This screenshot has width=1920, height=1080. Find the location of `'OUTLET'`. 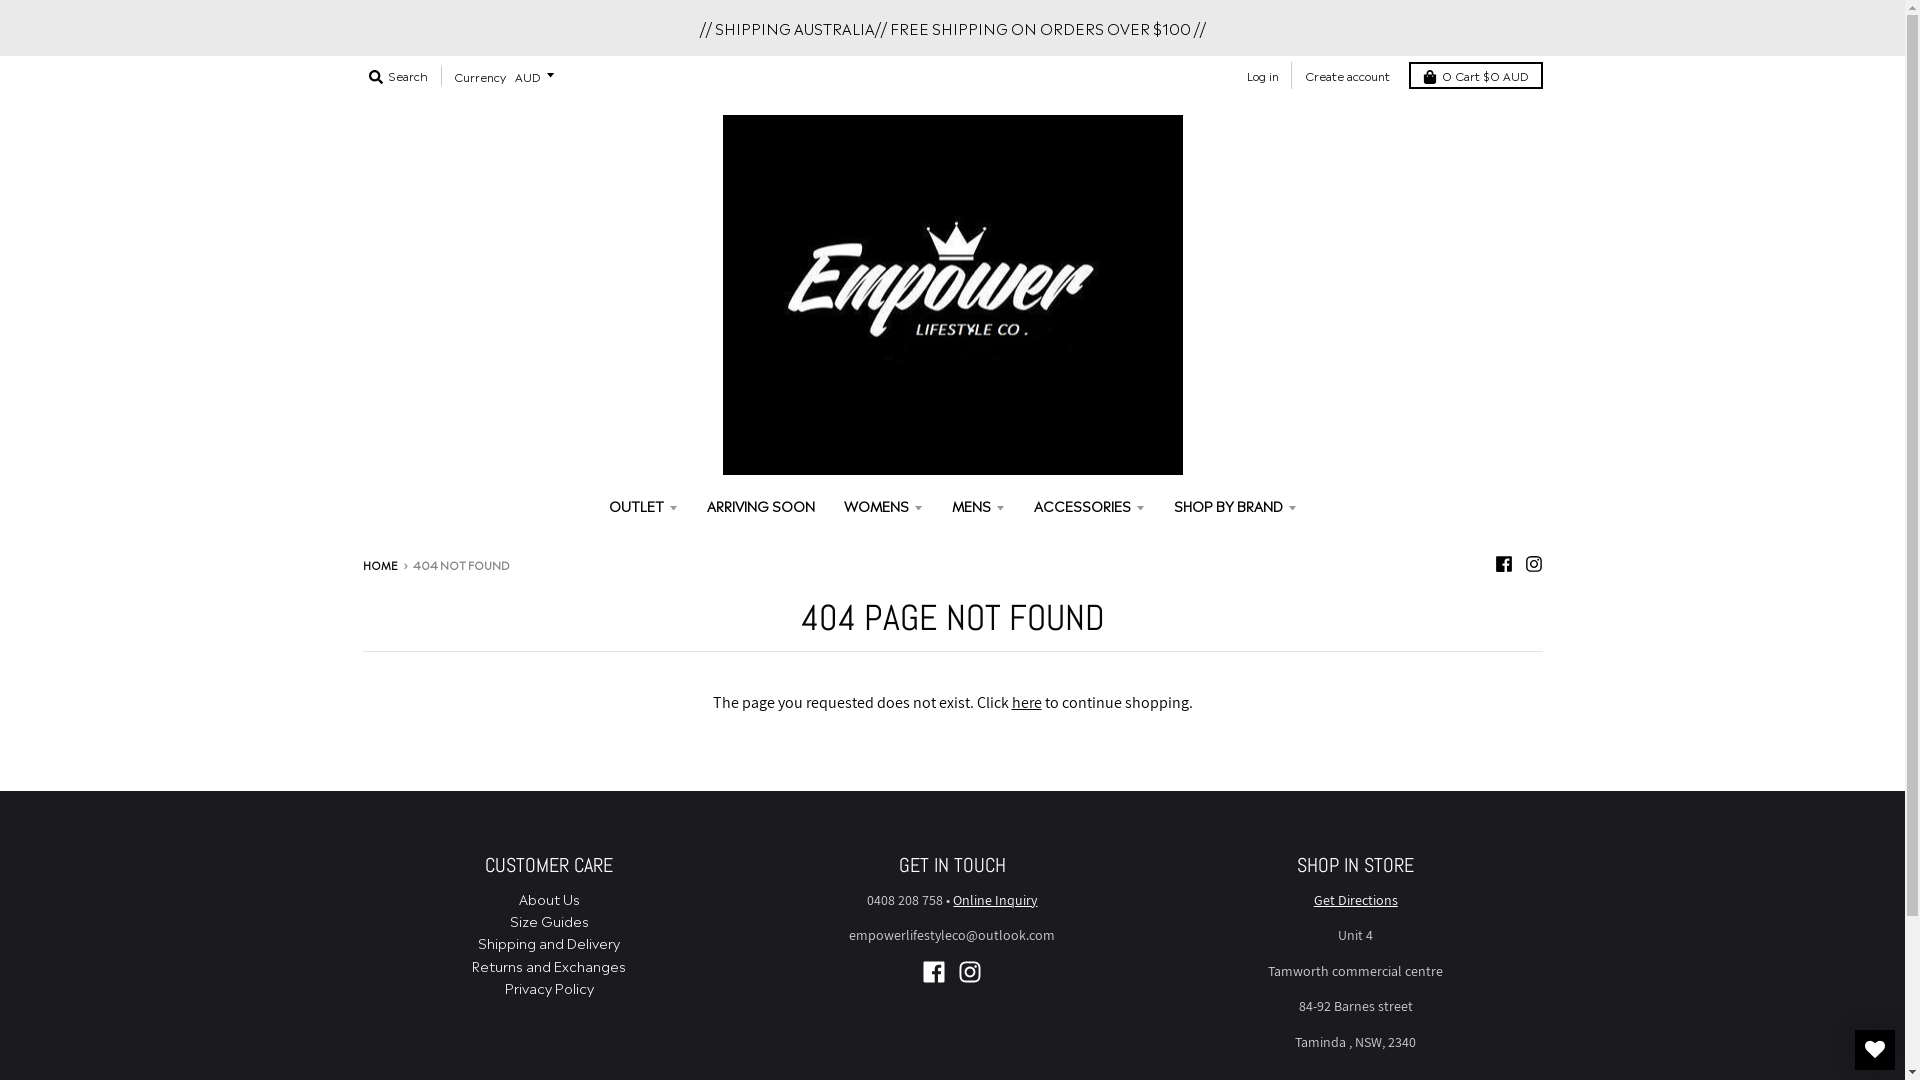

'OUTLET' is located at coordinates (643, 504).